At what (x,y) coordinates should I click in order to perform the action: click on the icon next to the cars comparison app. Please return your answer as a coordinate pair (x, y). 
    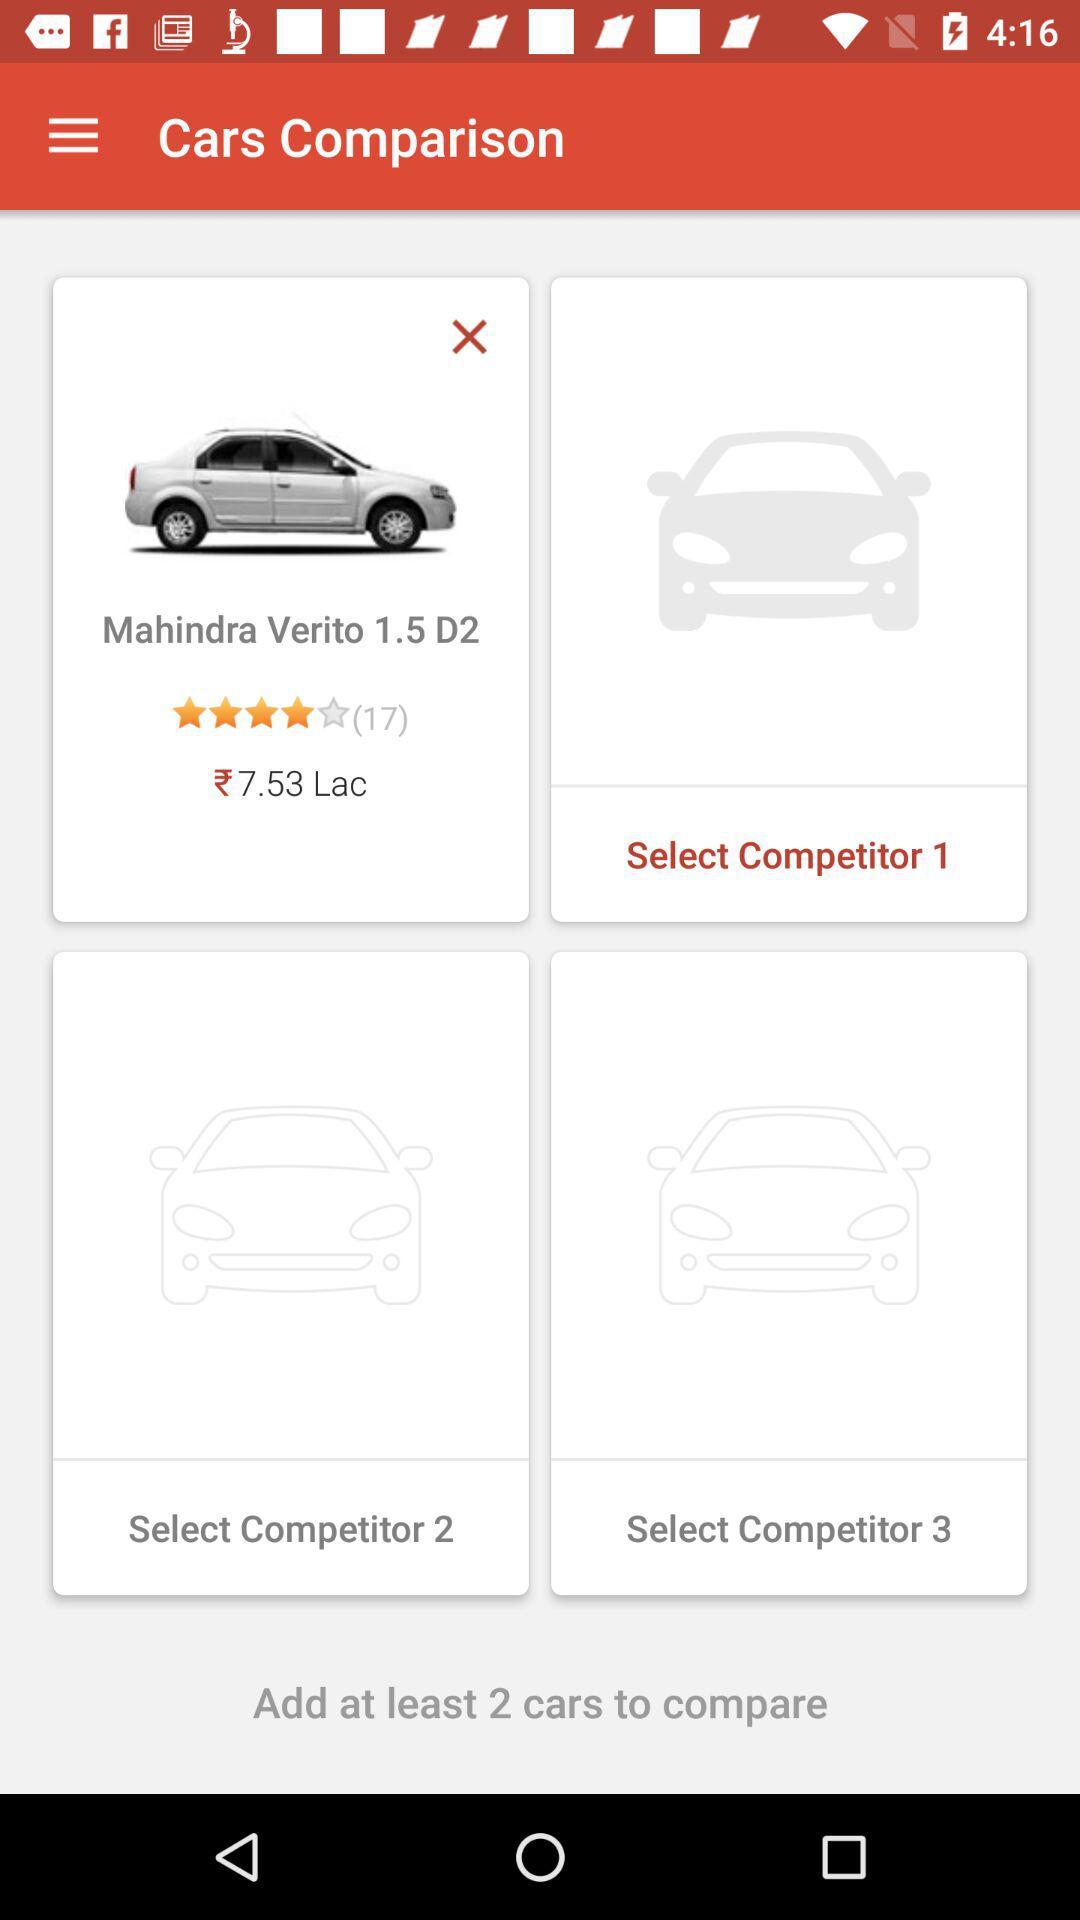
    Looking at the image, I should click on (72, 135).